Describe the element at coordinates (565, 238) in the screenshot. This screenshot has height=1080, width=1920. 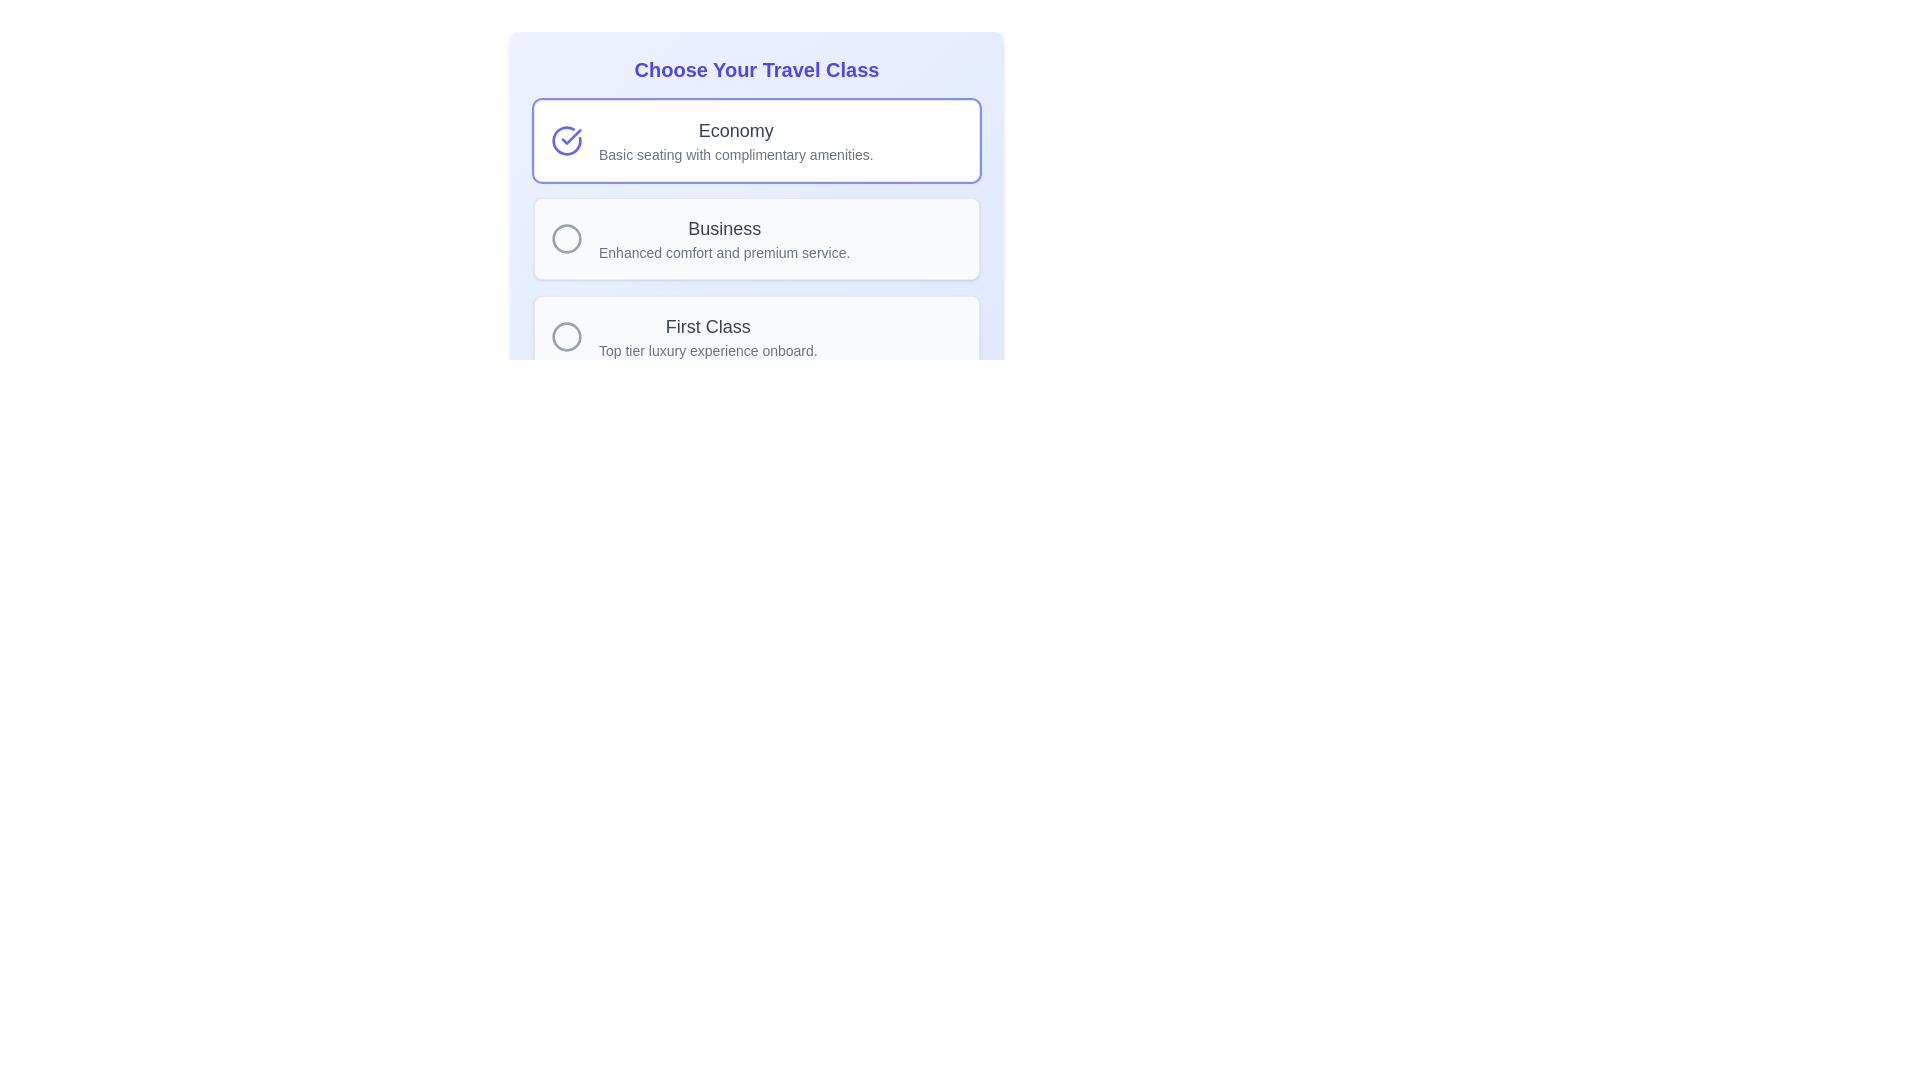
I see `the radio button for the 'Business' class option, located on the left side of the descriptive text 'Enhanced comfort and premium service' under the 'Choose Your Travel Class' heading` at that location.